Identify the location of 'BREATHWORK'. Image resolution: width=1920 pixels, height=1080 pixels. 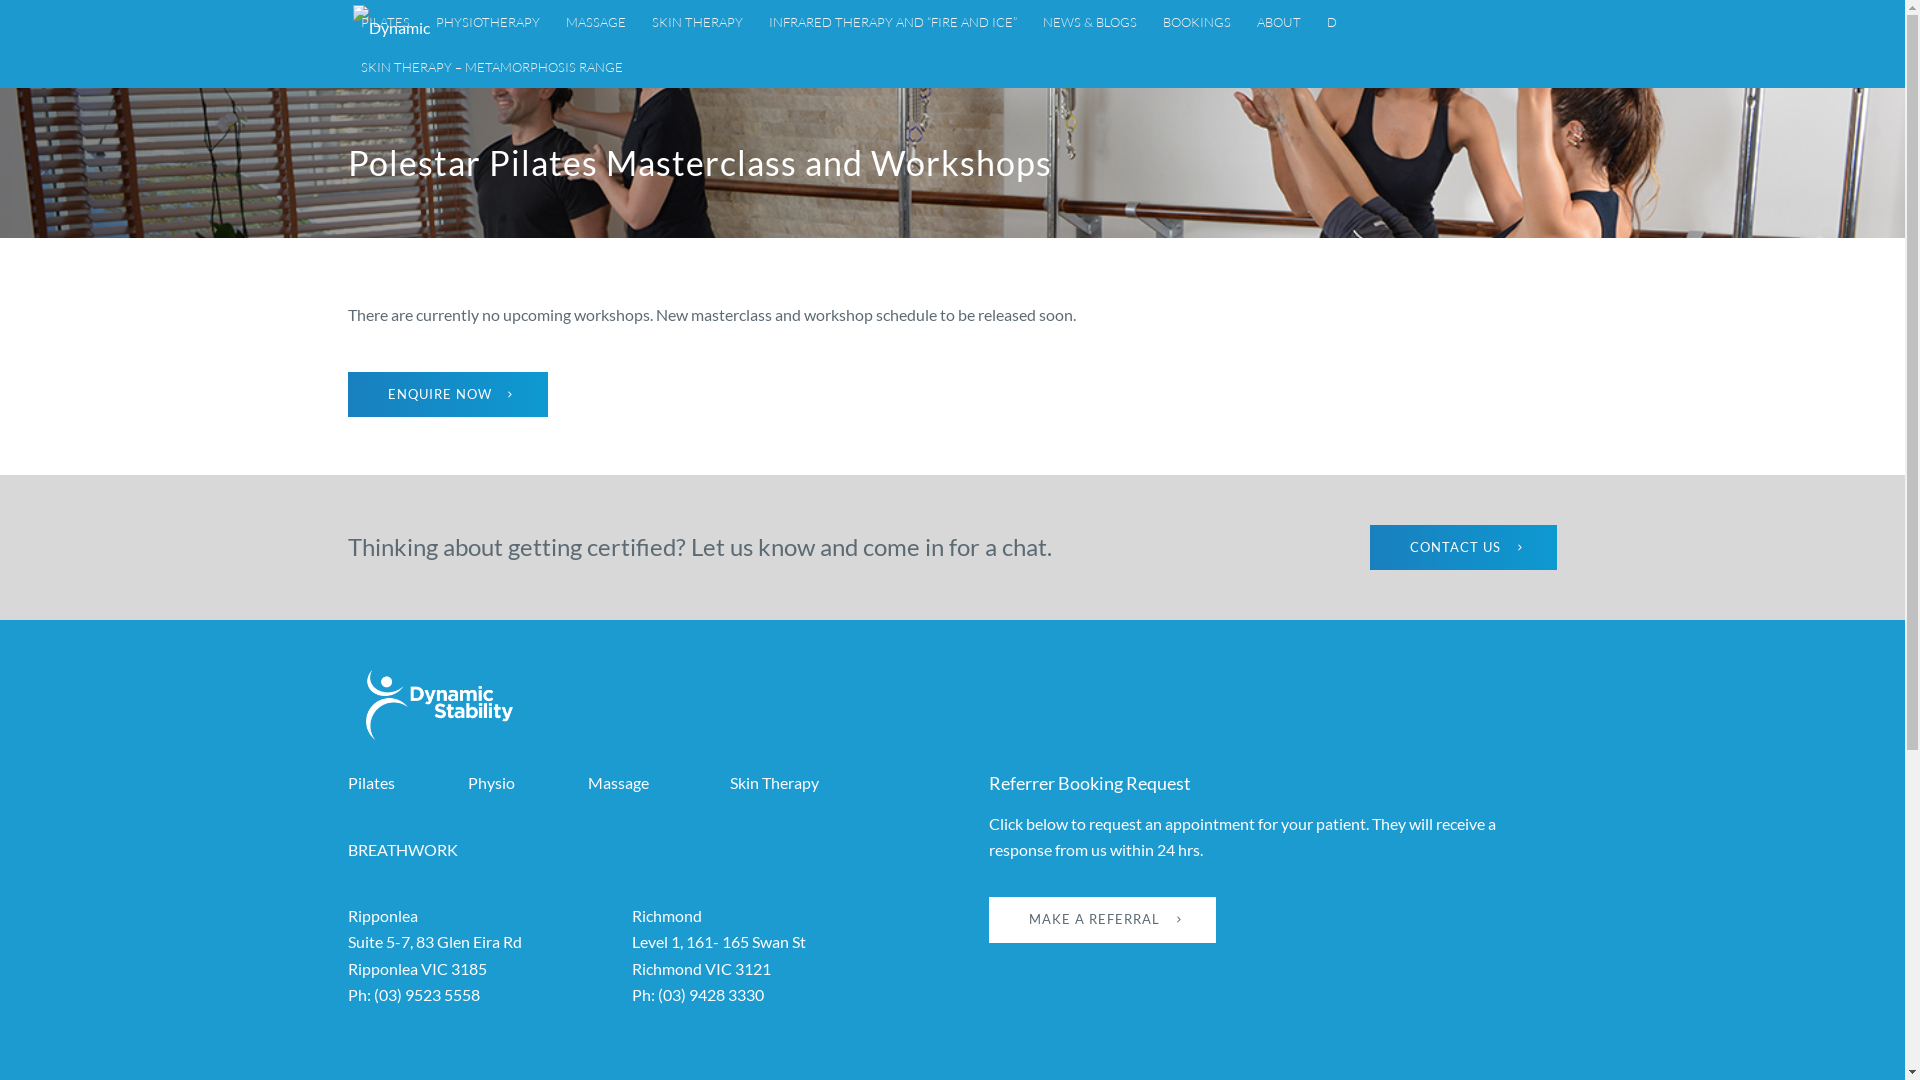
(402, 849).